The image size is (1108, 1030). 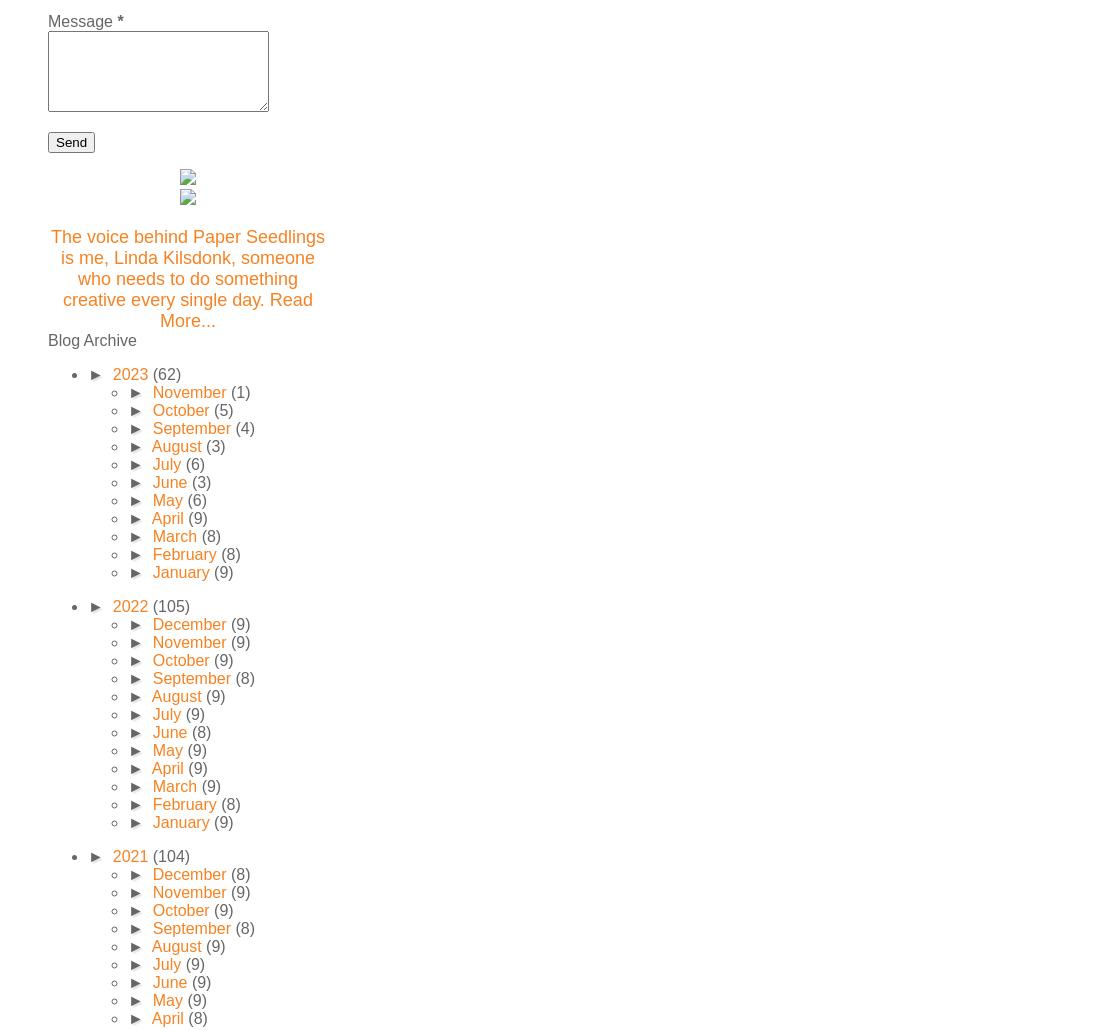 What do you see at coordinates (151, 855) in the screenshot?
I see `'(104)'` at bounding box center [151, 855].